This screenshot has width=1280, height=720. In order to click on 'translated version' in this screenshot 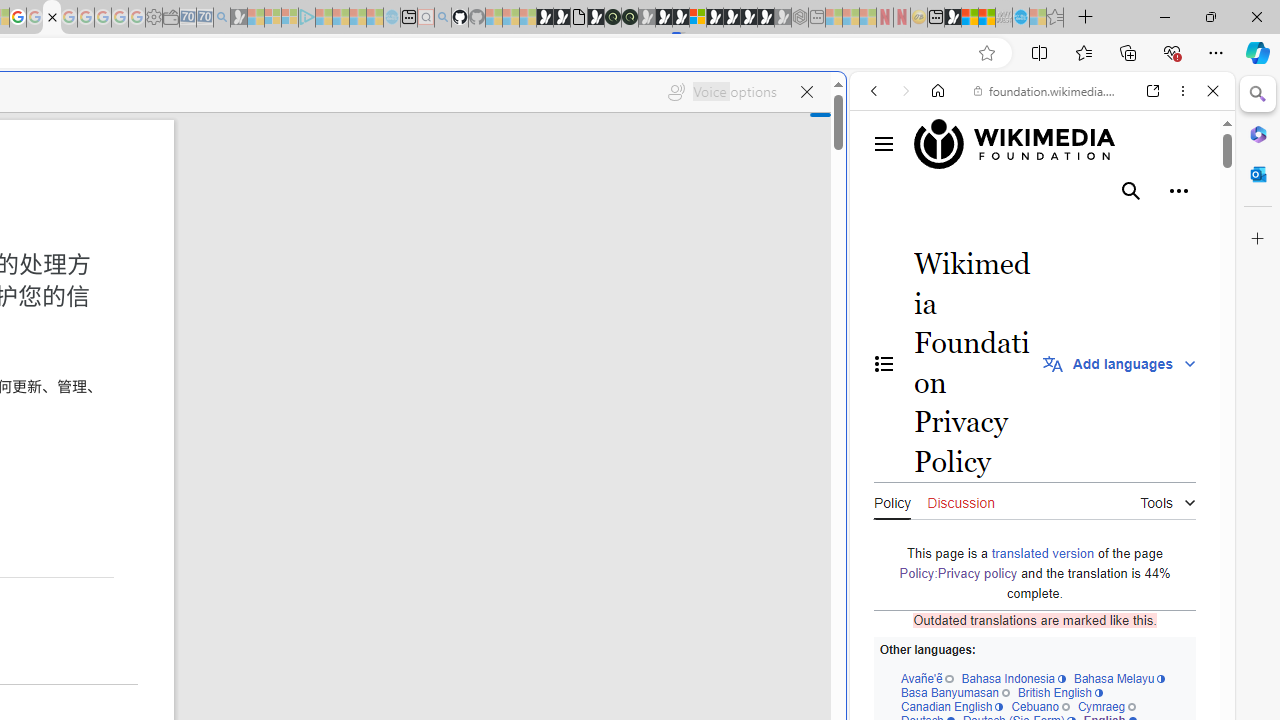, I will do `click(1041, 552)`.